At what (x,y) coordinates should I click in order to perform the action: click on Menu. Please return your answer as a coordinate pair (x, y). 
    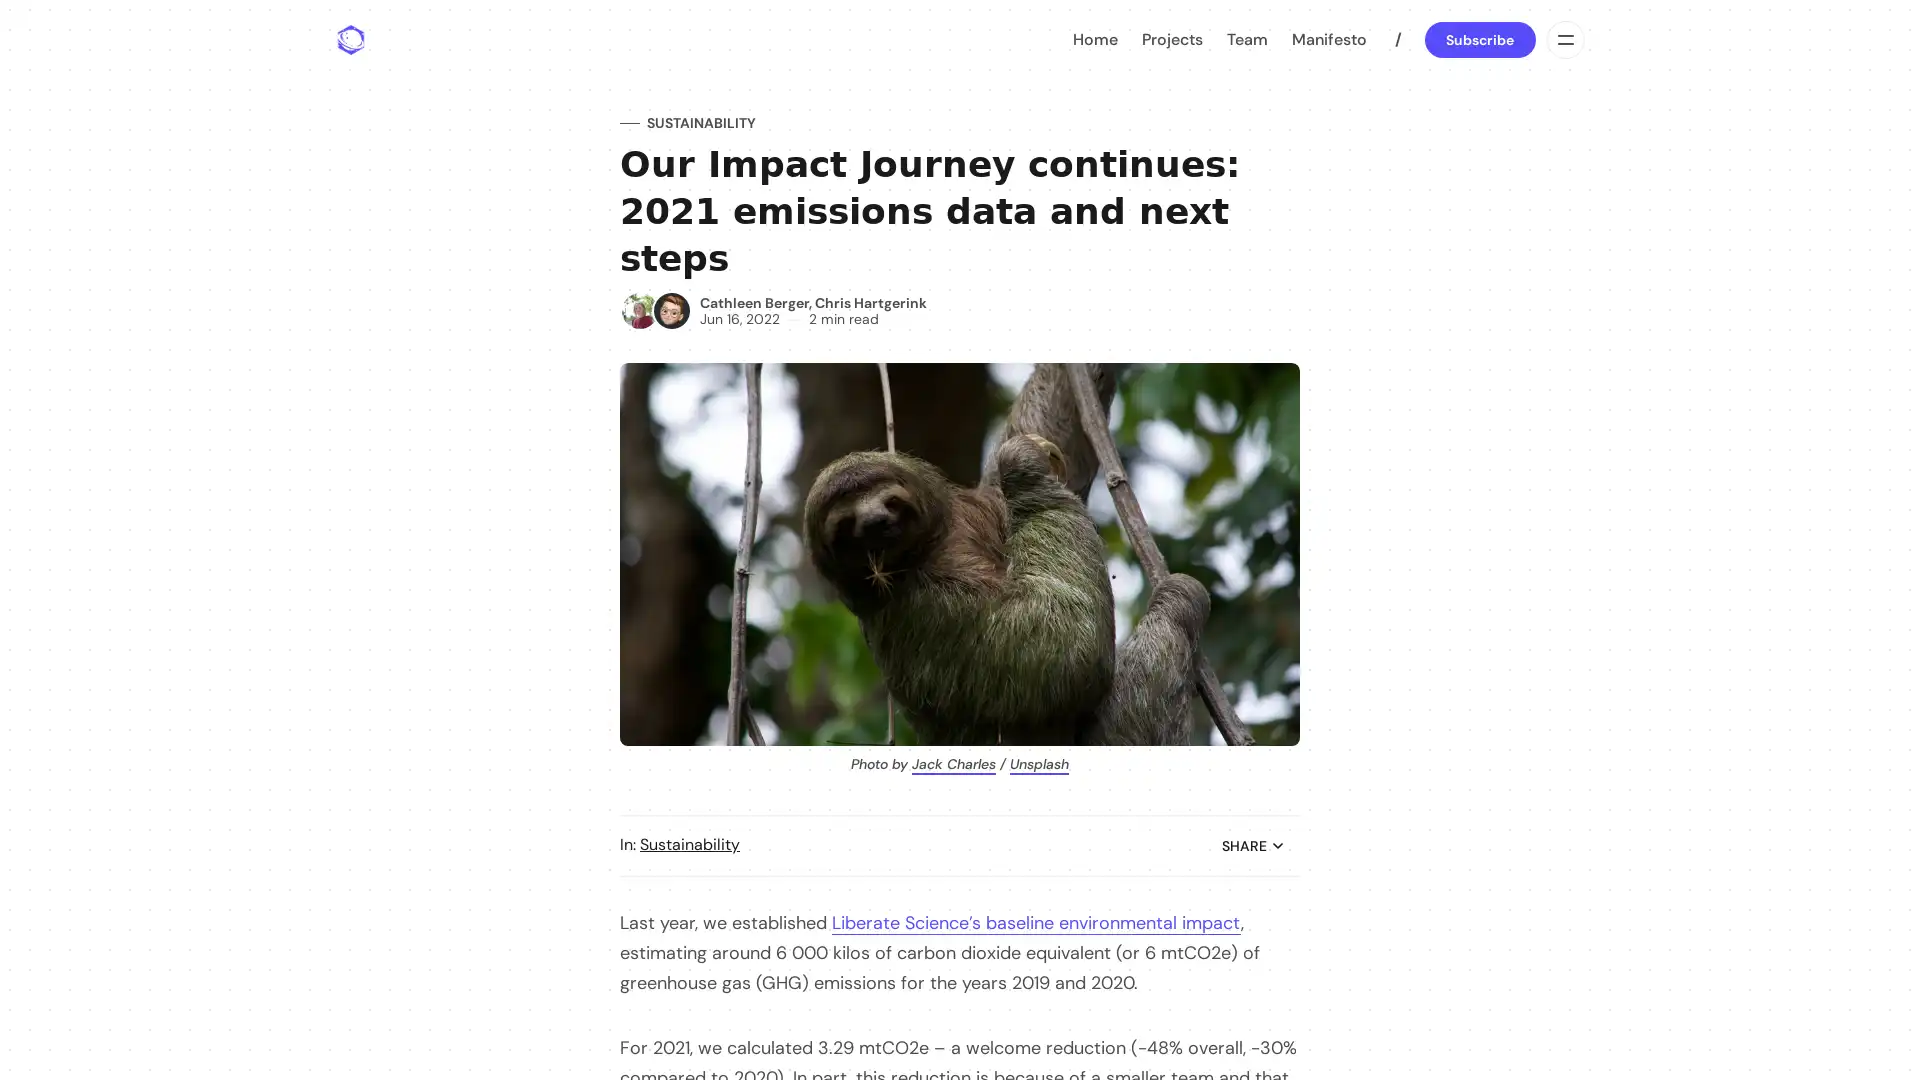
    Looking at the image, I should click on (1563, 39).